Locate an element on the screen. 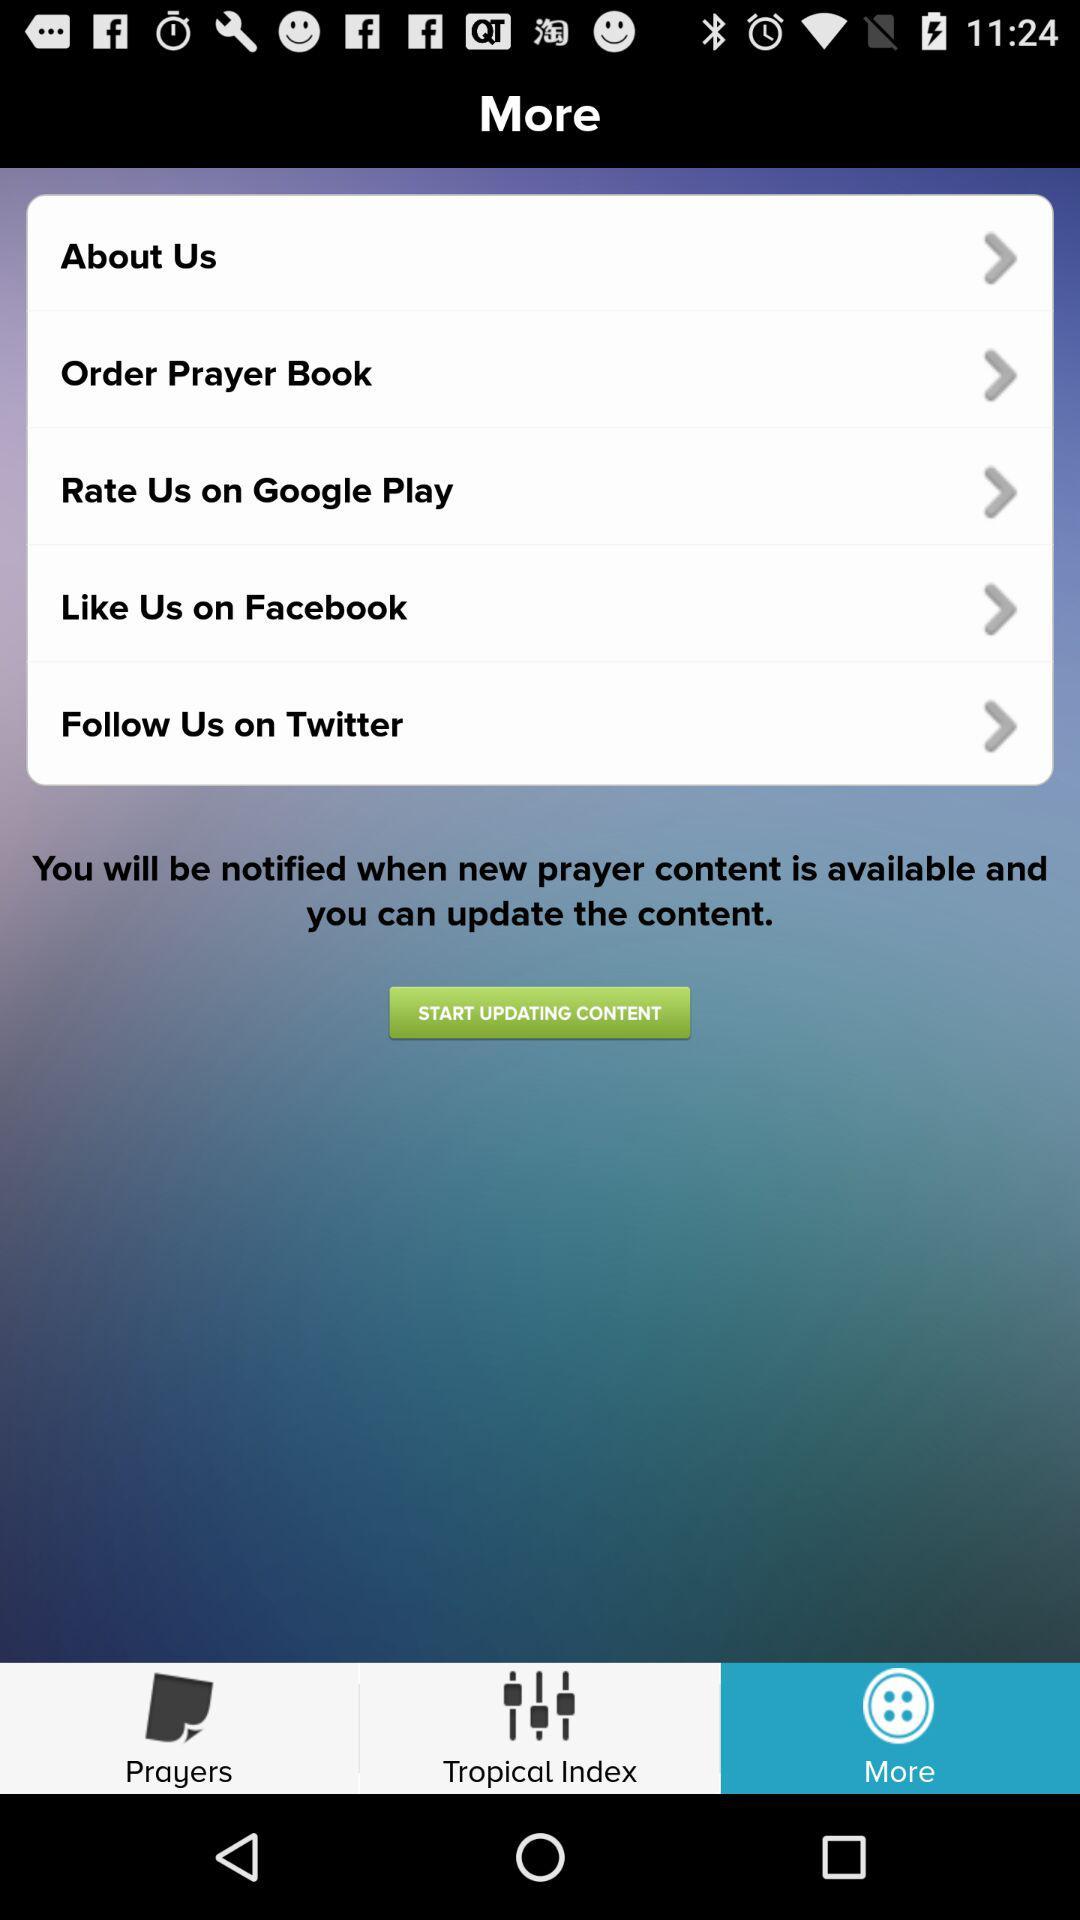  app content is located at coordinates (538, 1012).